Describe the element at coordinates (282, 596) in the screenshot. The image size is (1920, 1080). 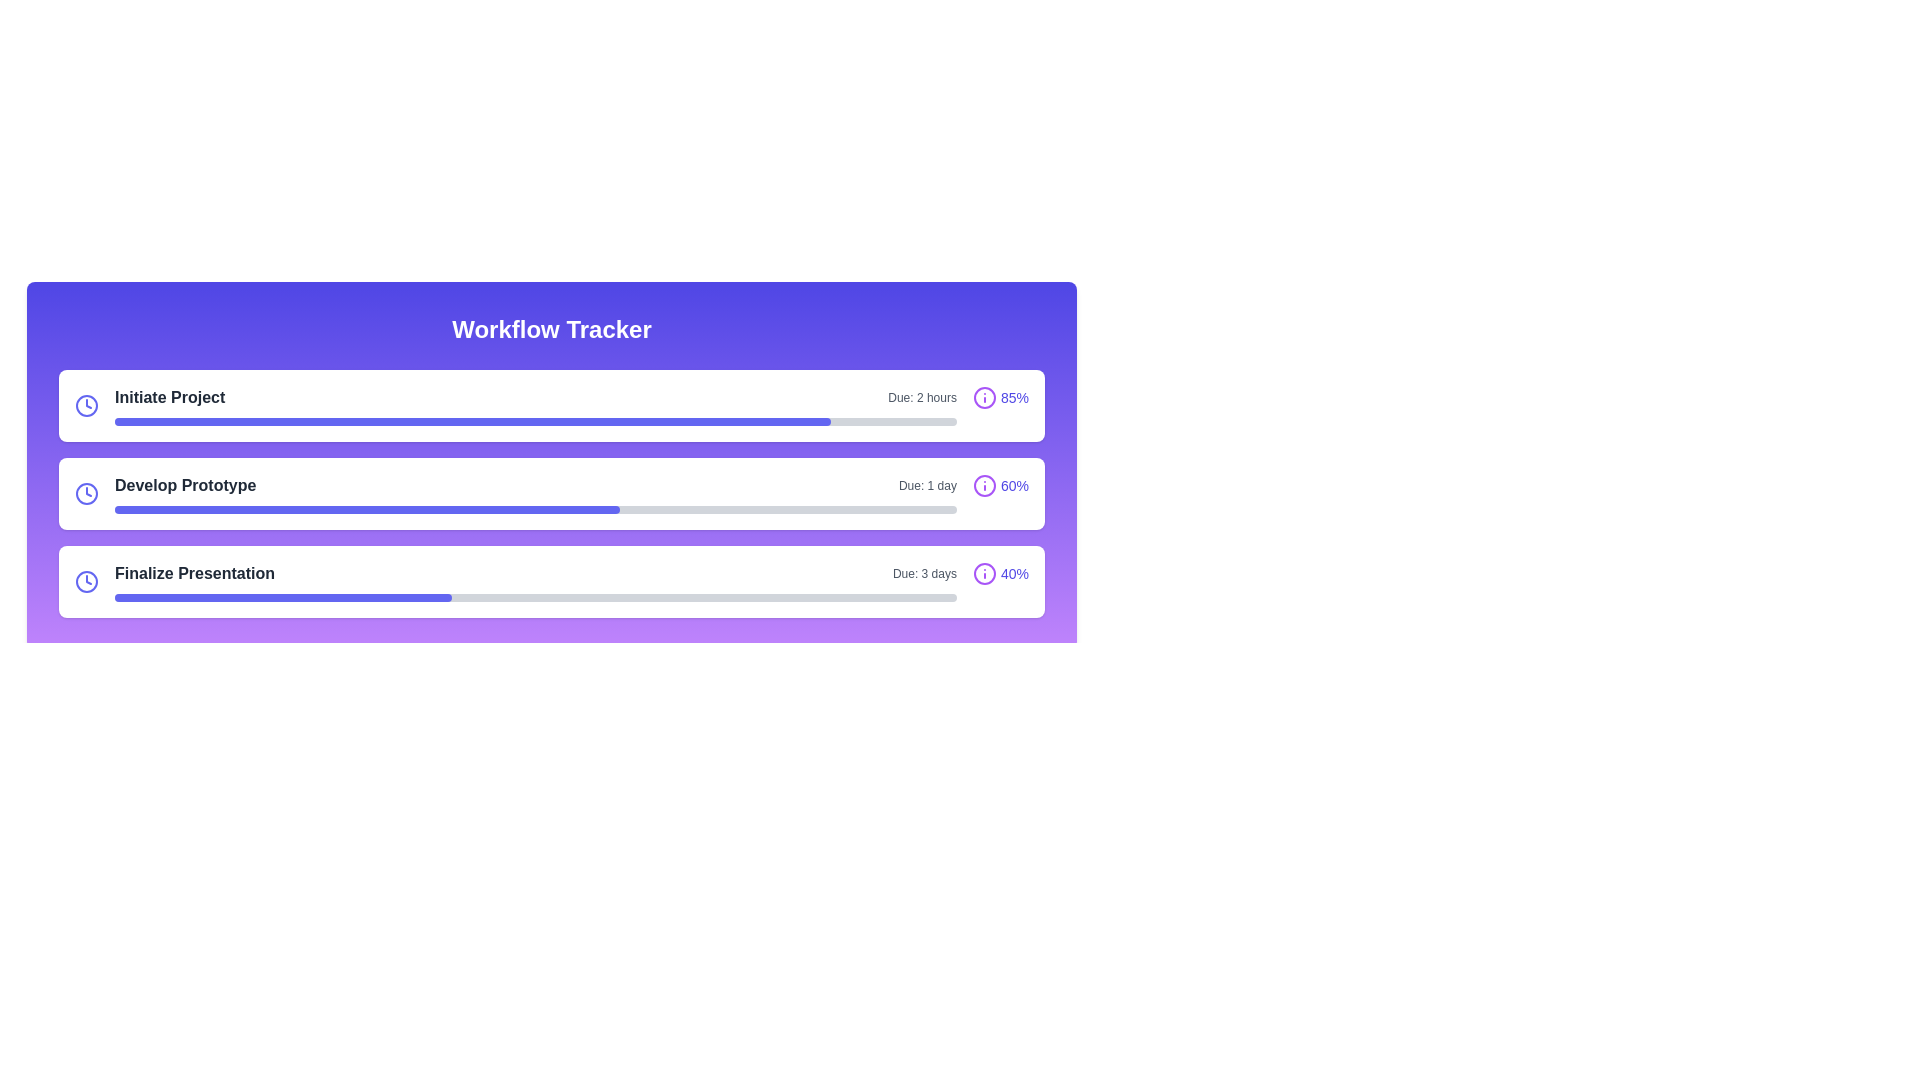
I see `the progress visually of the 'Finalize Presentation' progress indicator bar, which shows 40% completion and is part of the third progress tracker row` at that location.